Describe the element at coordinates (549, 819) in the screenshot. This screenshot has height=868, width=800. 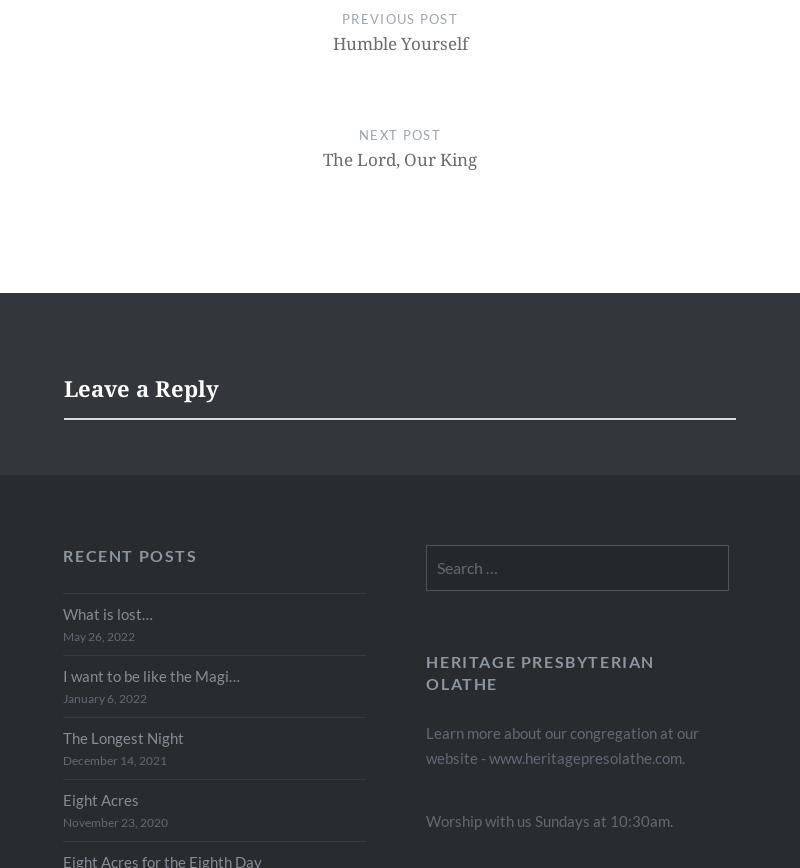
I see `'Worship with us Sundays at 10:30am.'` at that location.